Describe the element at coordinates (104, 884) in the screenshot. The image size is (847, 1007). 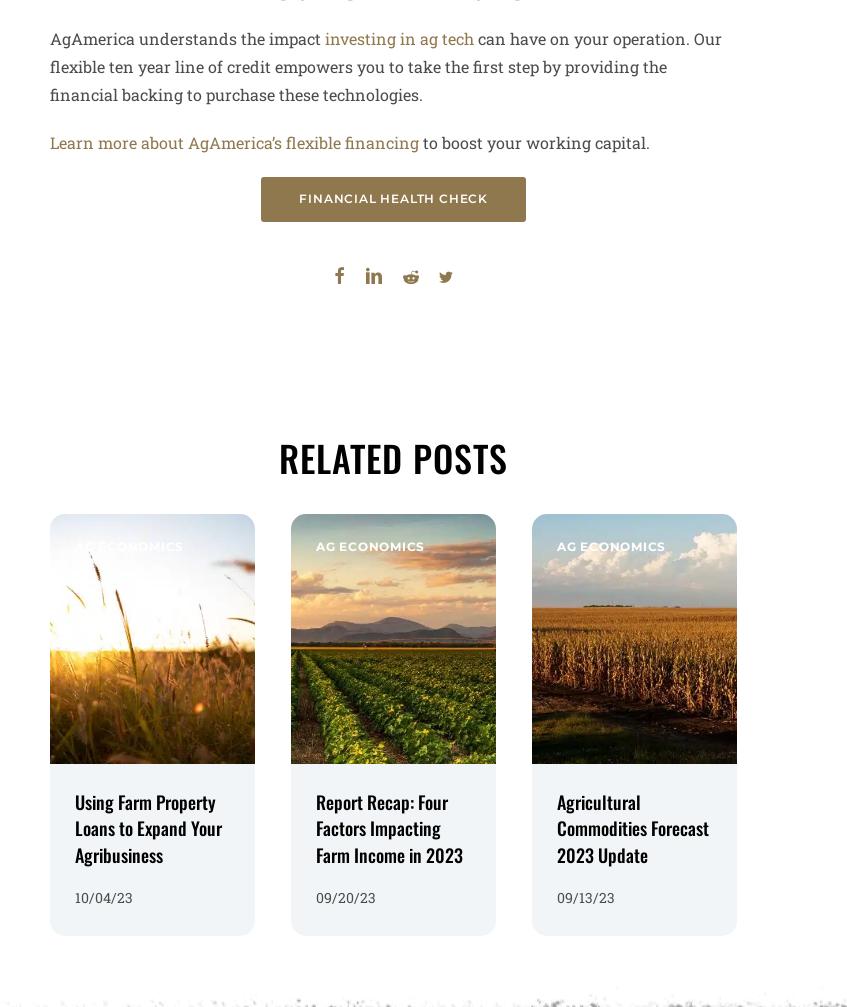
I see `'10/04/23'` at that location.